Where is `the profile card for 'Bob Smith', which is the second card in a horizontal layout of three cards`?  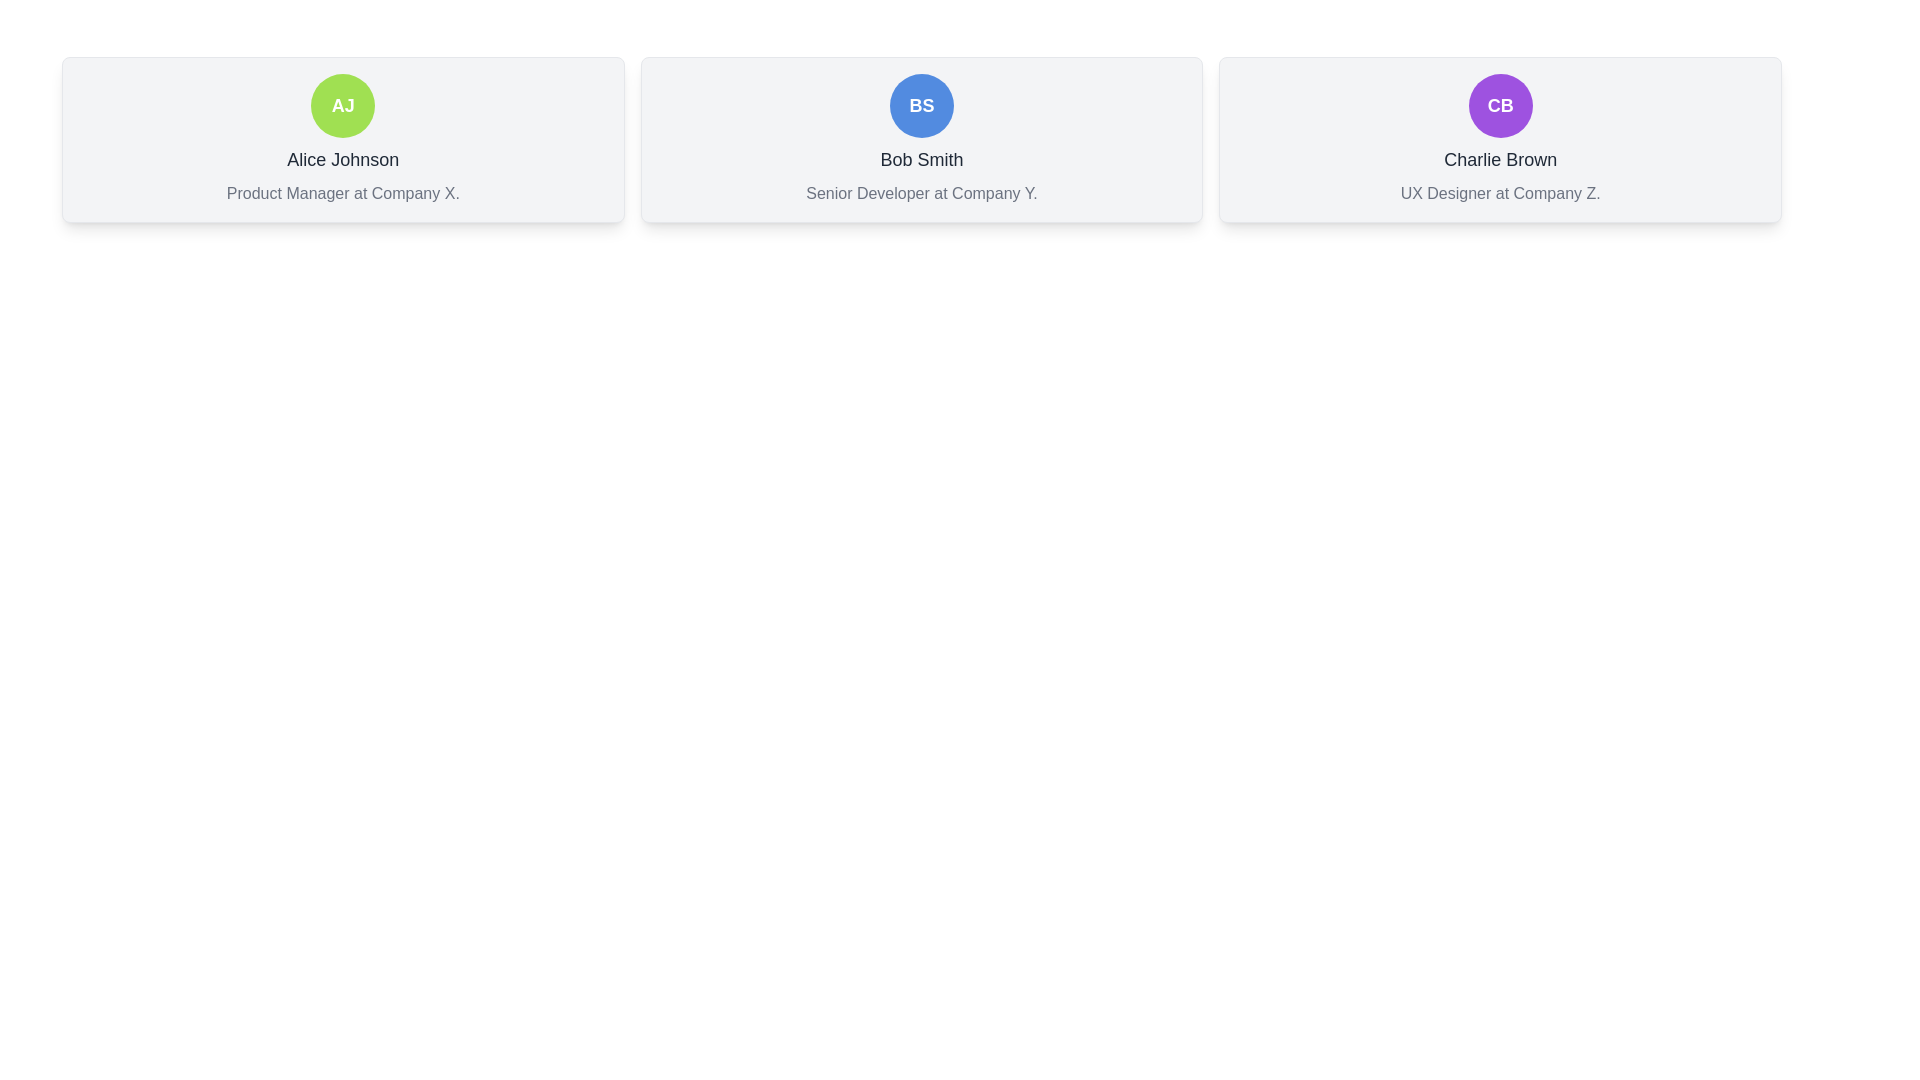 the profile card for 'Bob Smith', which is the second card in a horizontal layout of three cards is located at coordinates (920, 138).